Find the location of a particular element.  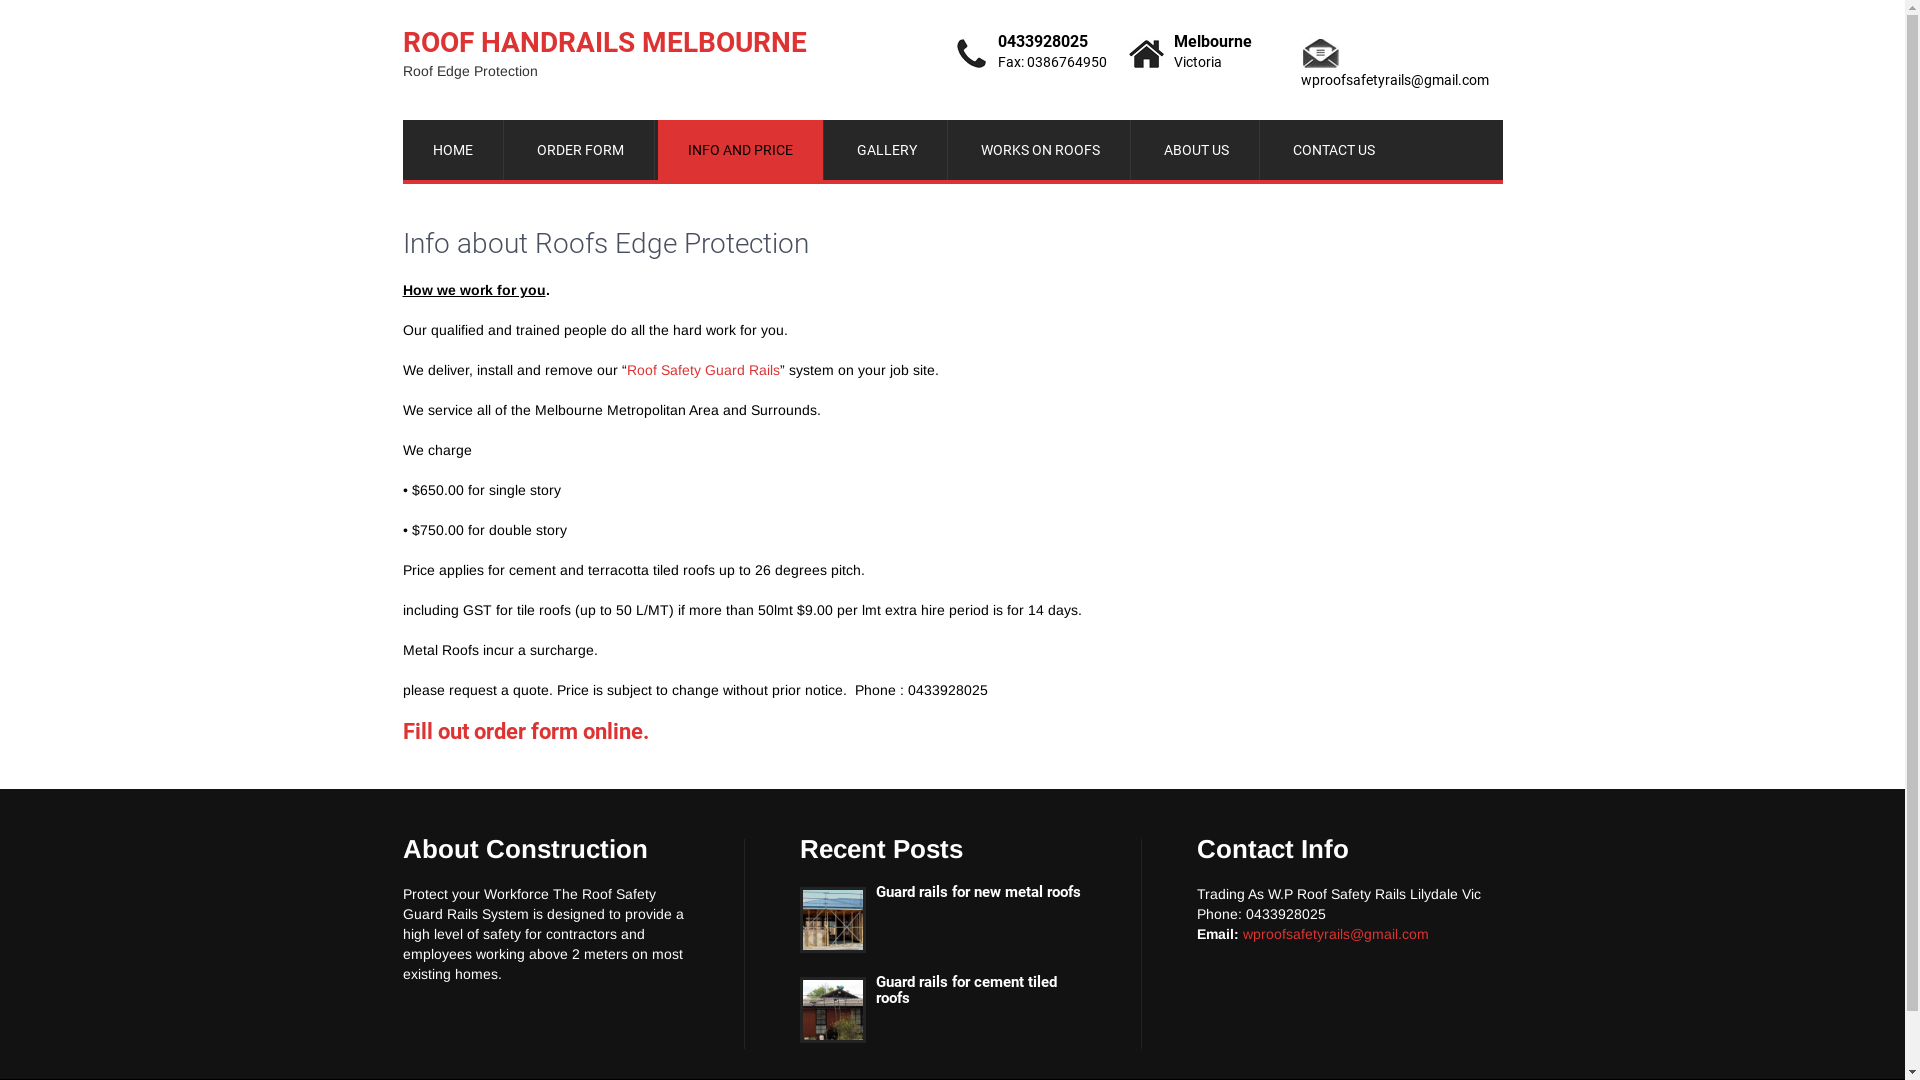

'ABOUT US' is located at coordinates (1196, 149).